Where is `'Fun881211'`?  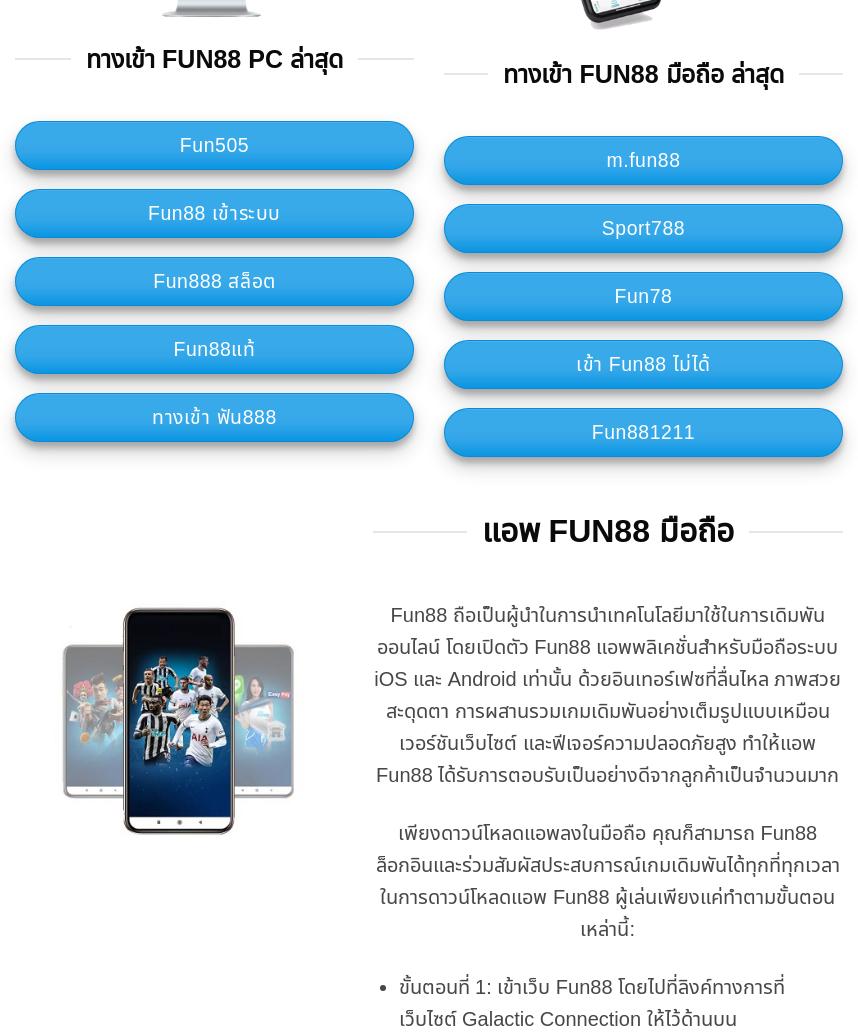
'Fun881211' is located at coordinates (642, 432).